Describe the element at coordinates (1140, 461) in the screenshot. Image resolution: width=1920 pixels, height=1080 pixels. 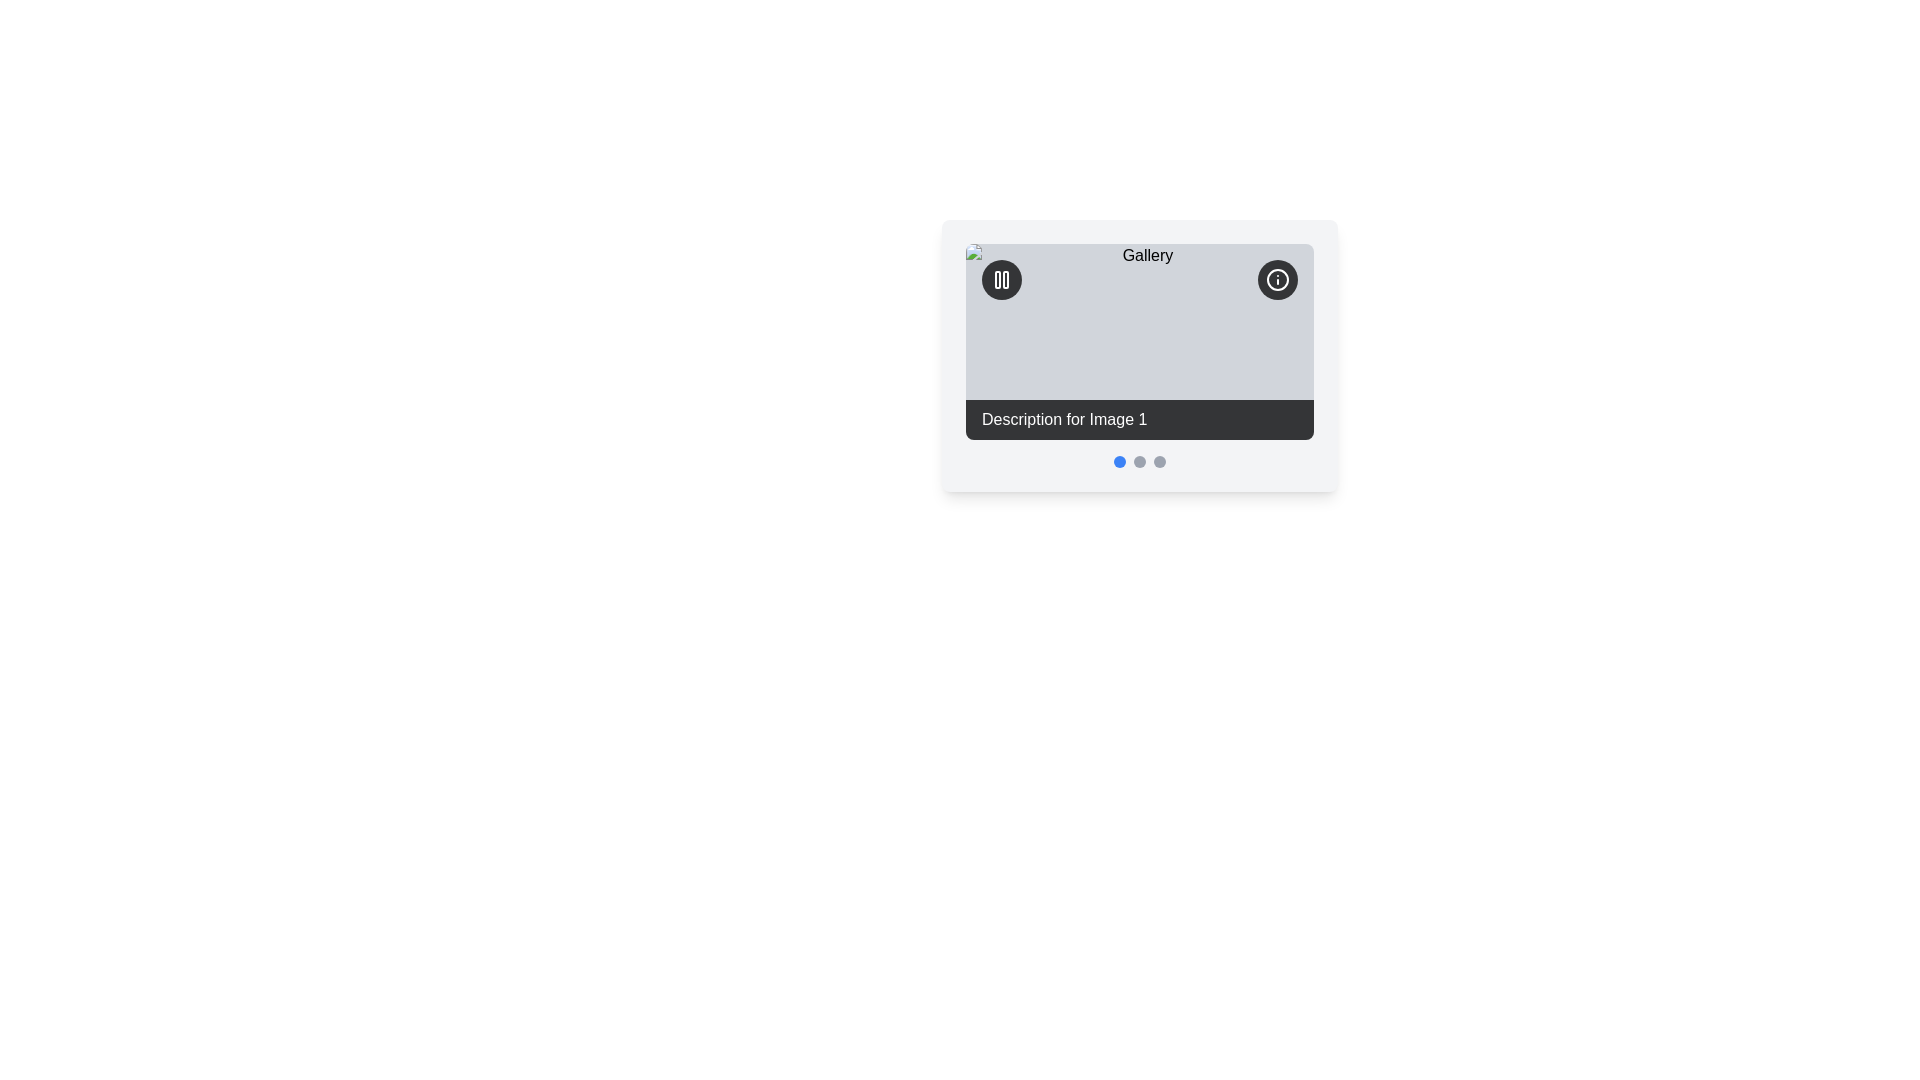
I see `the third circular indicator in the navigation indicator, which is gray` at that location.